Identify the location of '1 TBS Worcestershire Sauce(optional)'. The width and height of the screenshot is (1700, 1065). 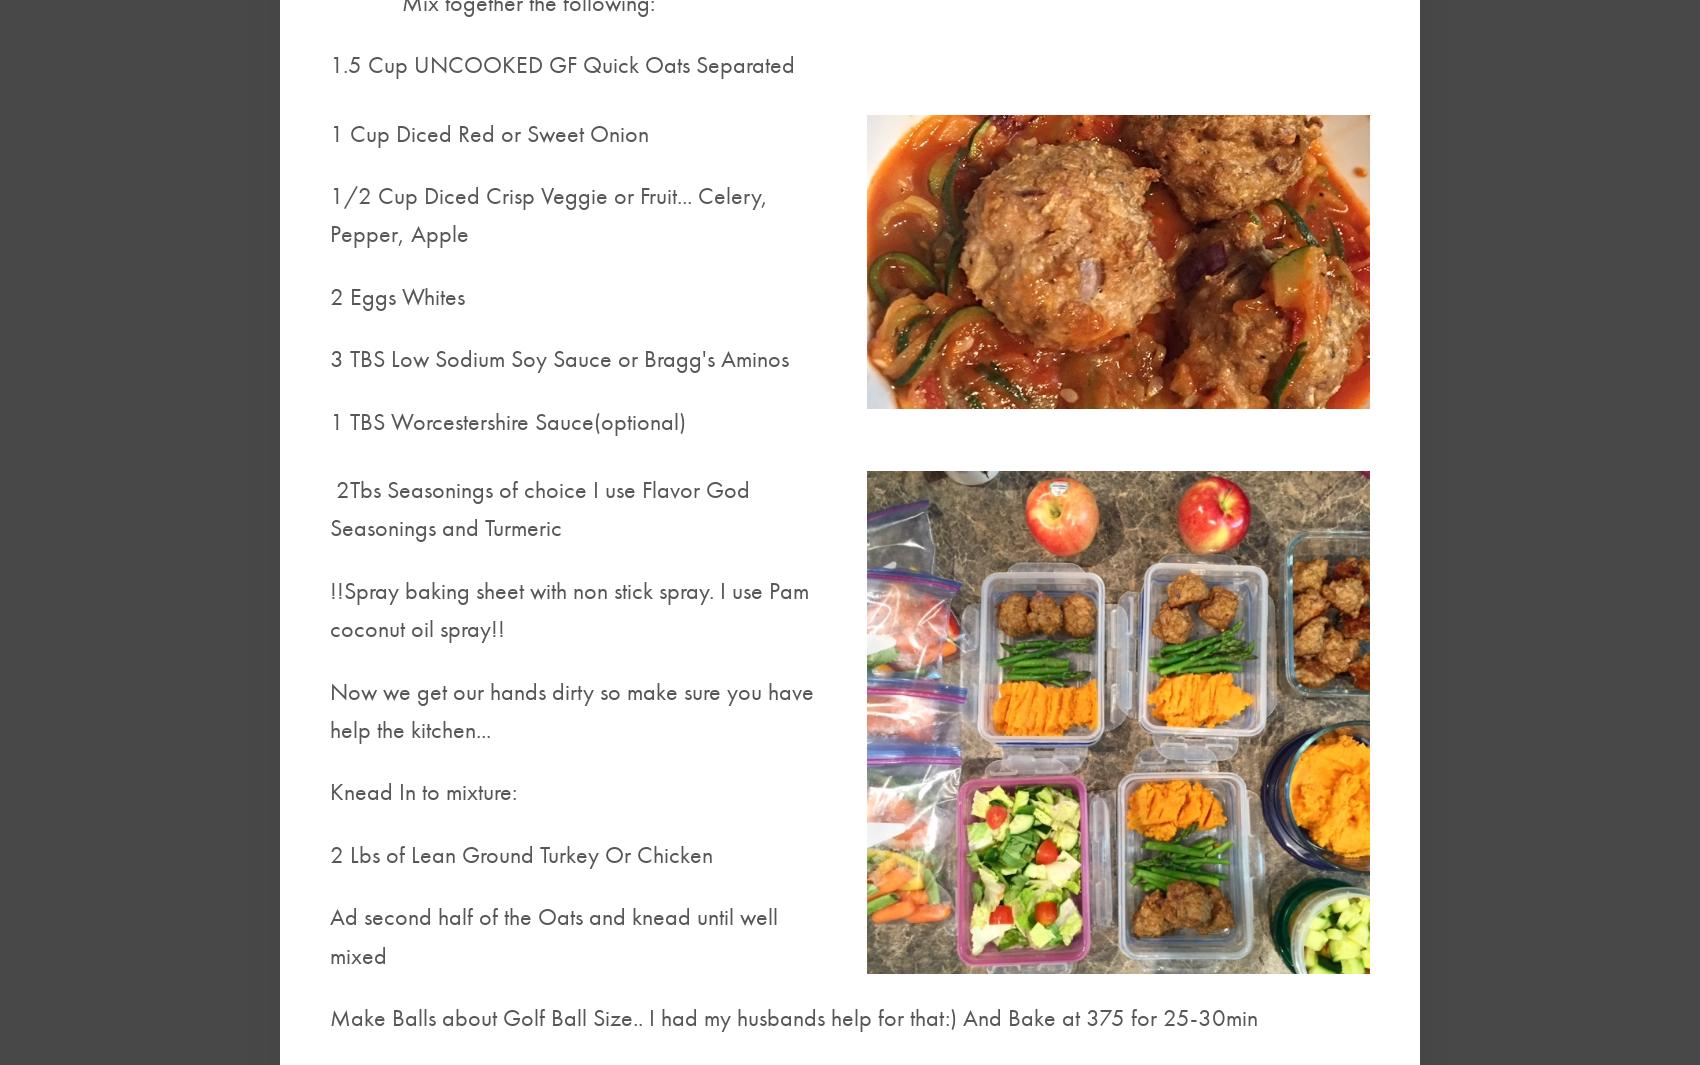
(507, 419).